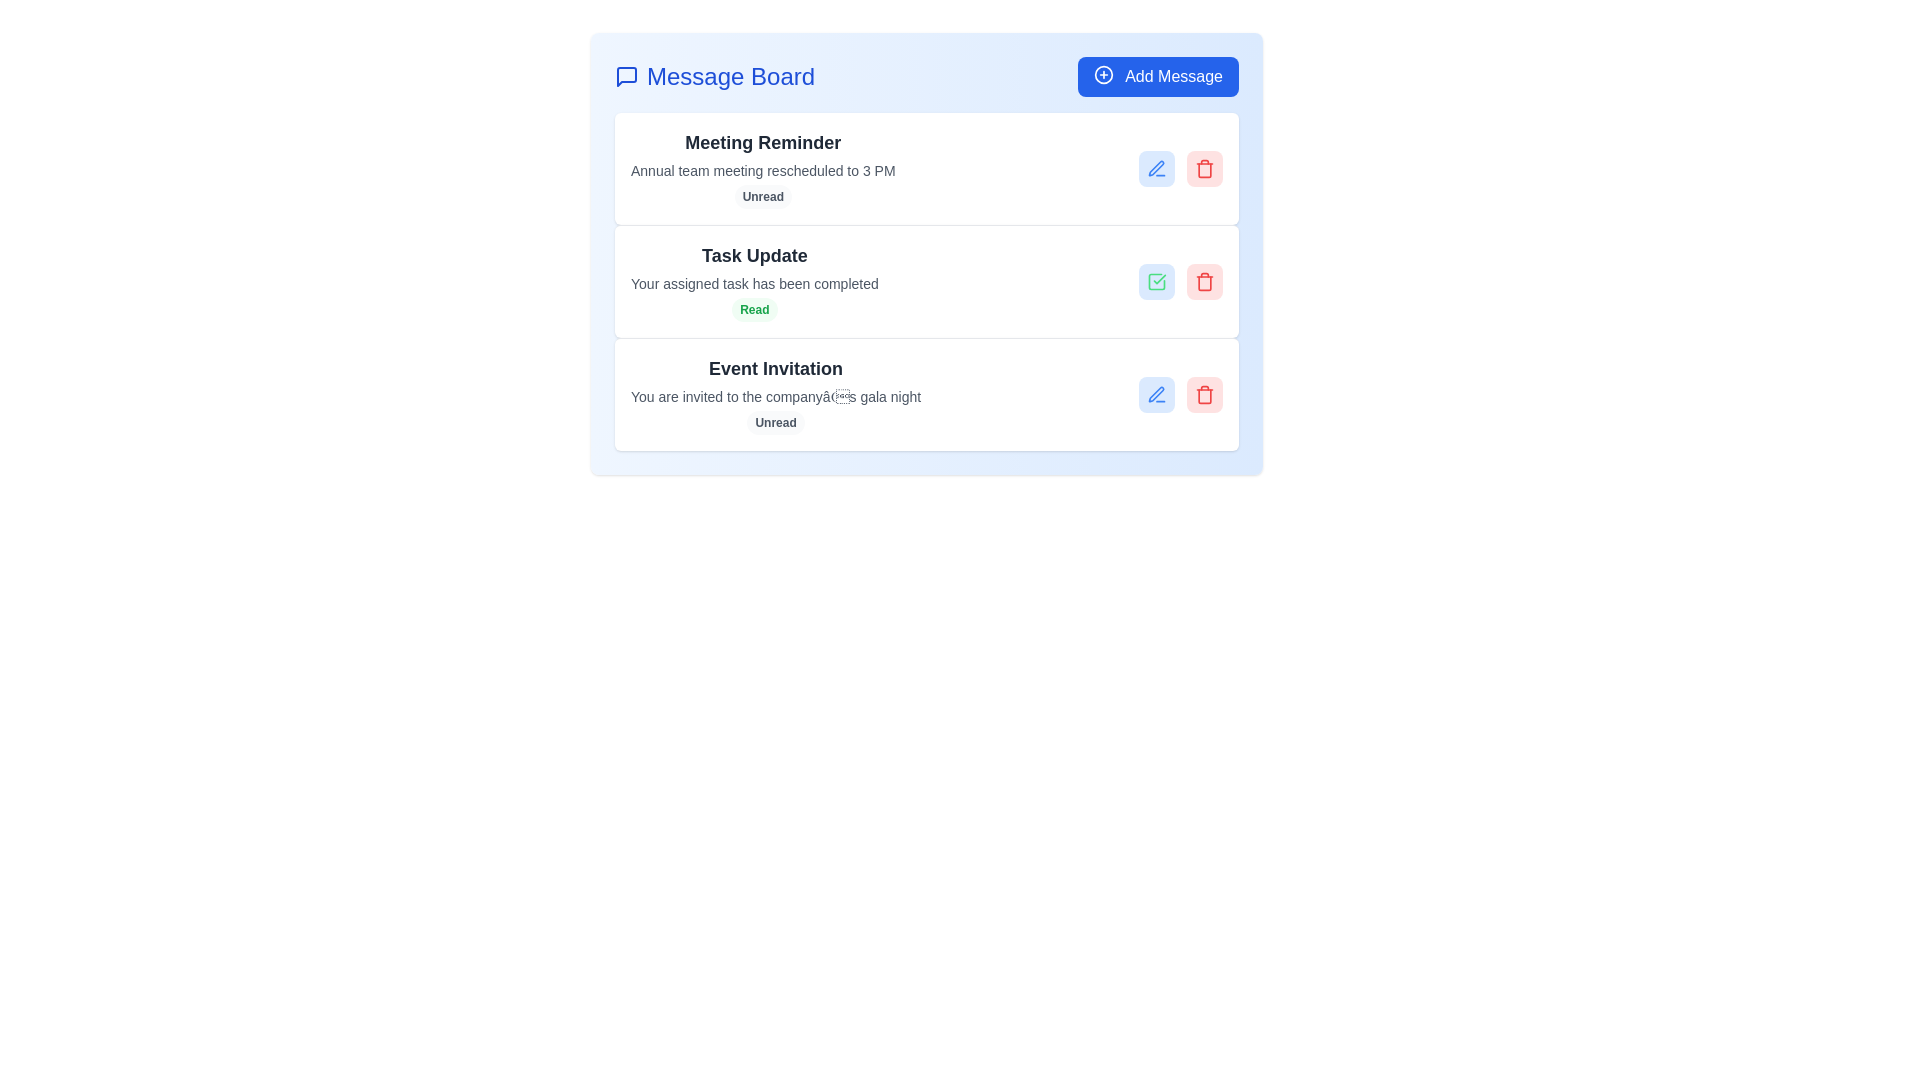  What do you see at coordinates (1156, 167) in the screenshot?
I see `the 'Edit' icon button in the third row of the 'Event Invitation' message board` at bounding box center [1156, 167].